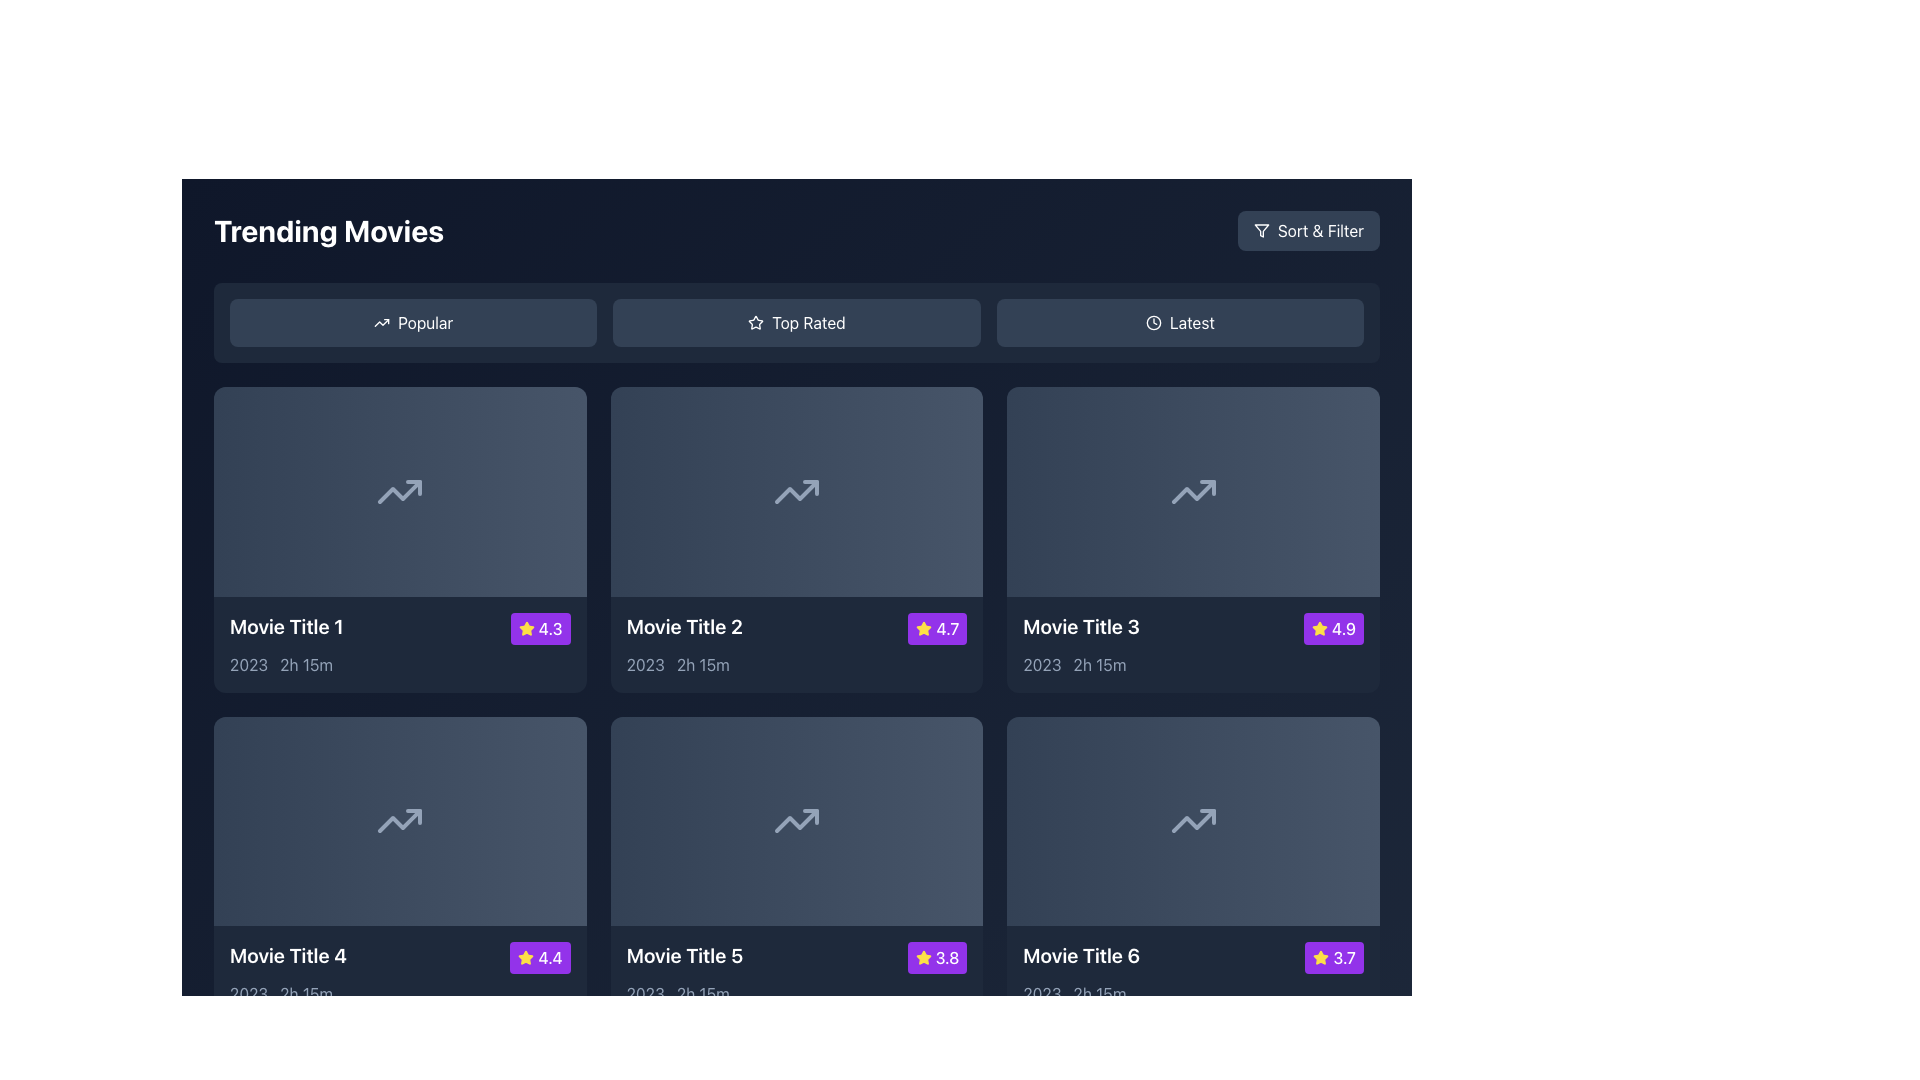 This screenshot has width=1920, height=1080. I want to click on the decorative Vector icon graphic associated with 'Movie Title 3' in the 'Trending Movies' grid, so click(1193, 491).